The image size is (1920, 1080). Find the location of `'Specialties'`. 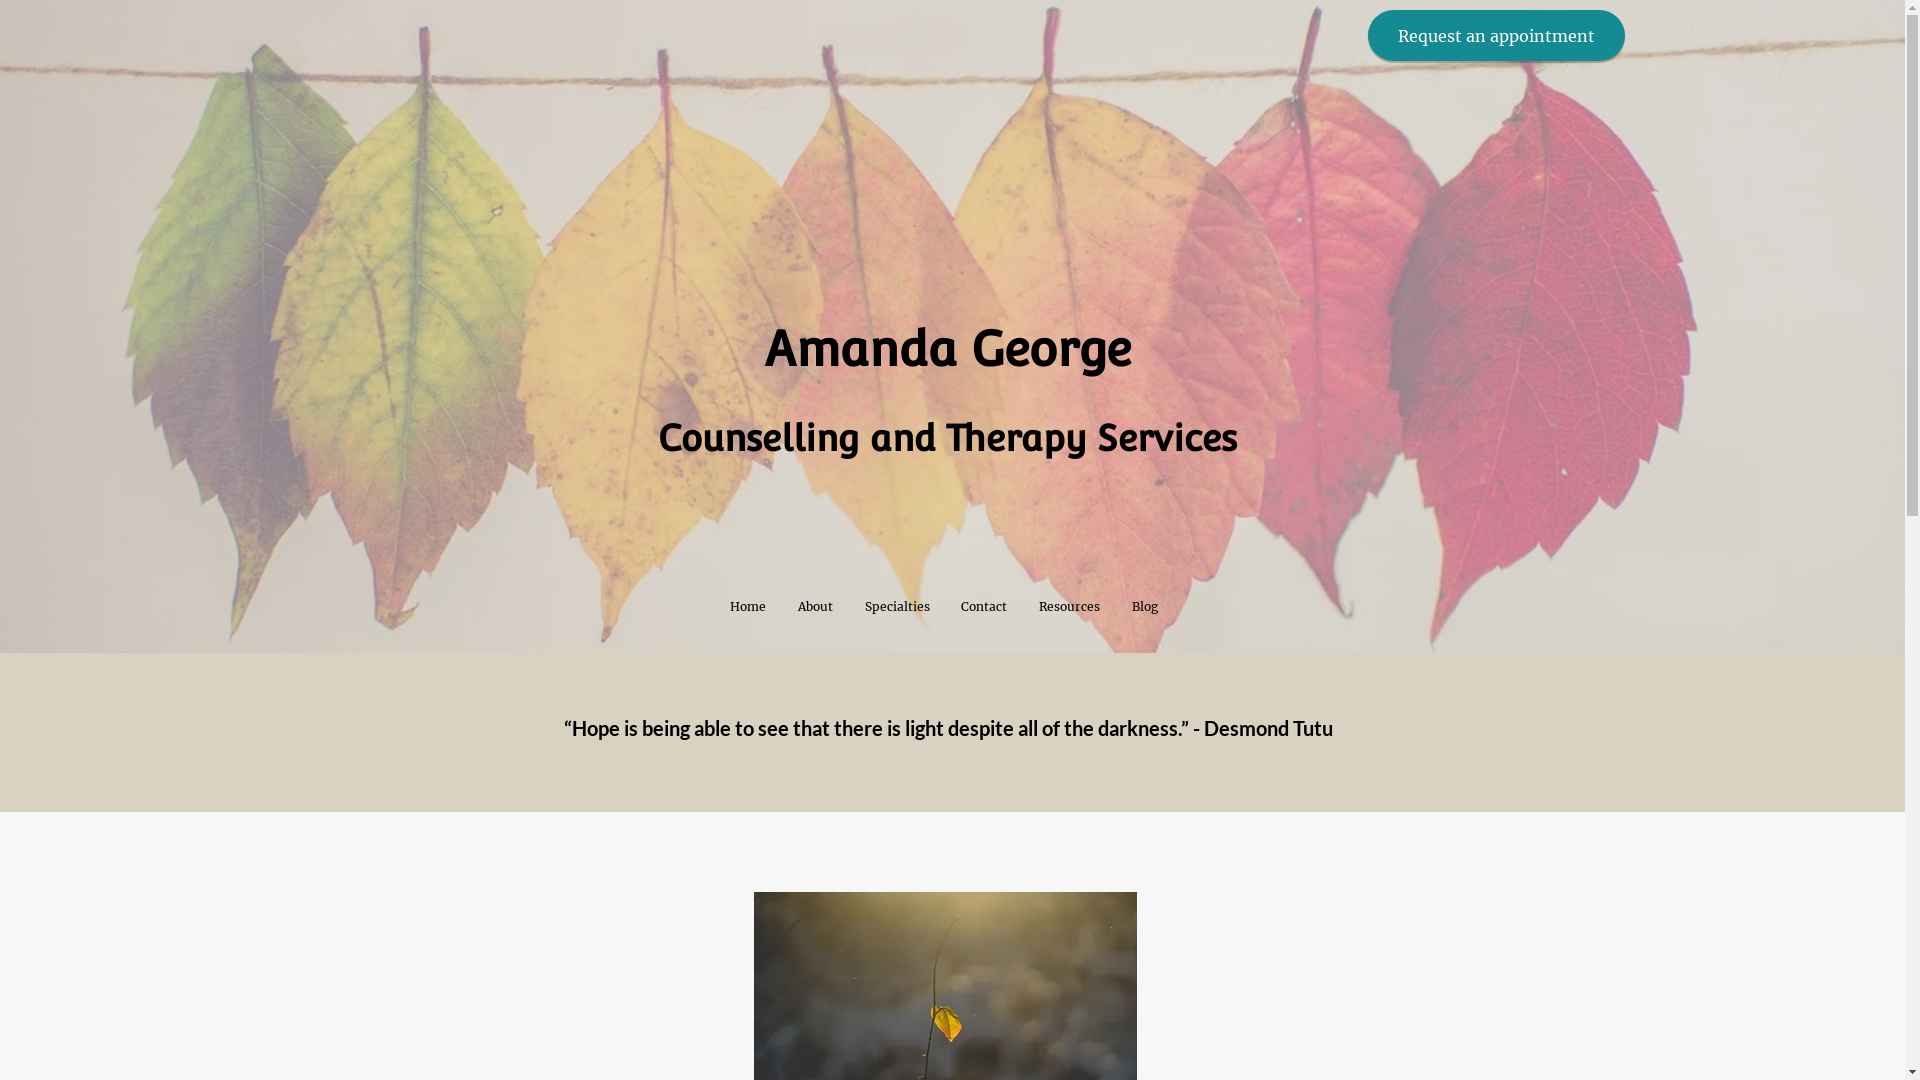

'Specialties' is located at coordinates (896, 605).